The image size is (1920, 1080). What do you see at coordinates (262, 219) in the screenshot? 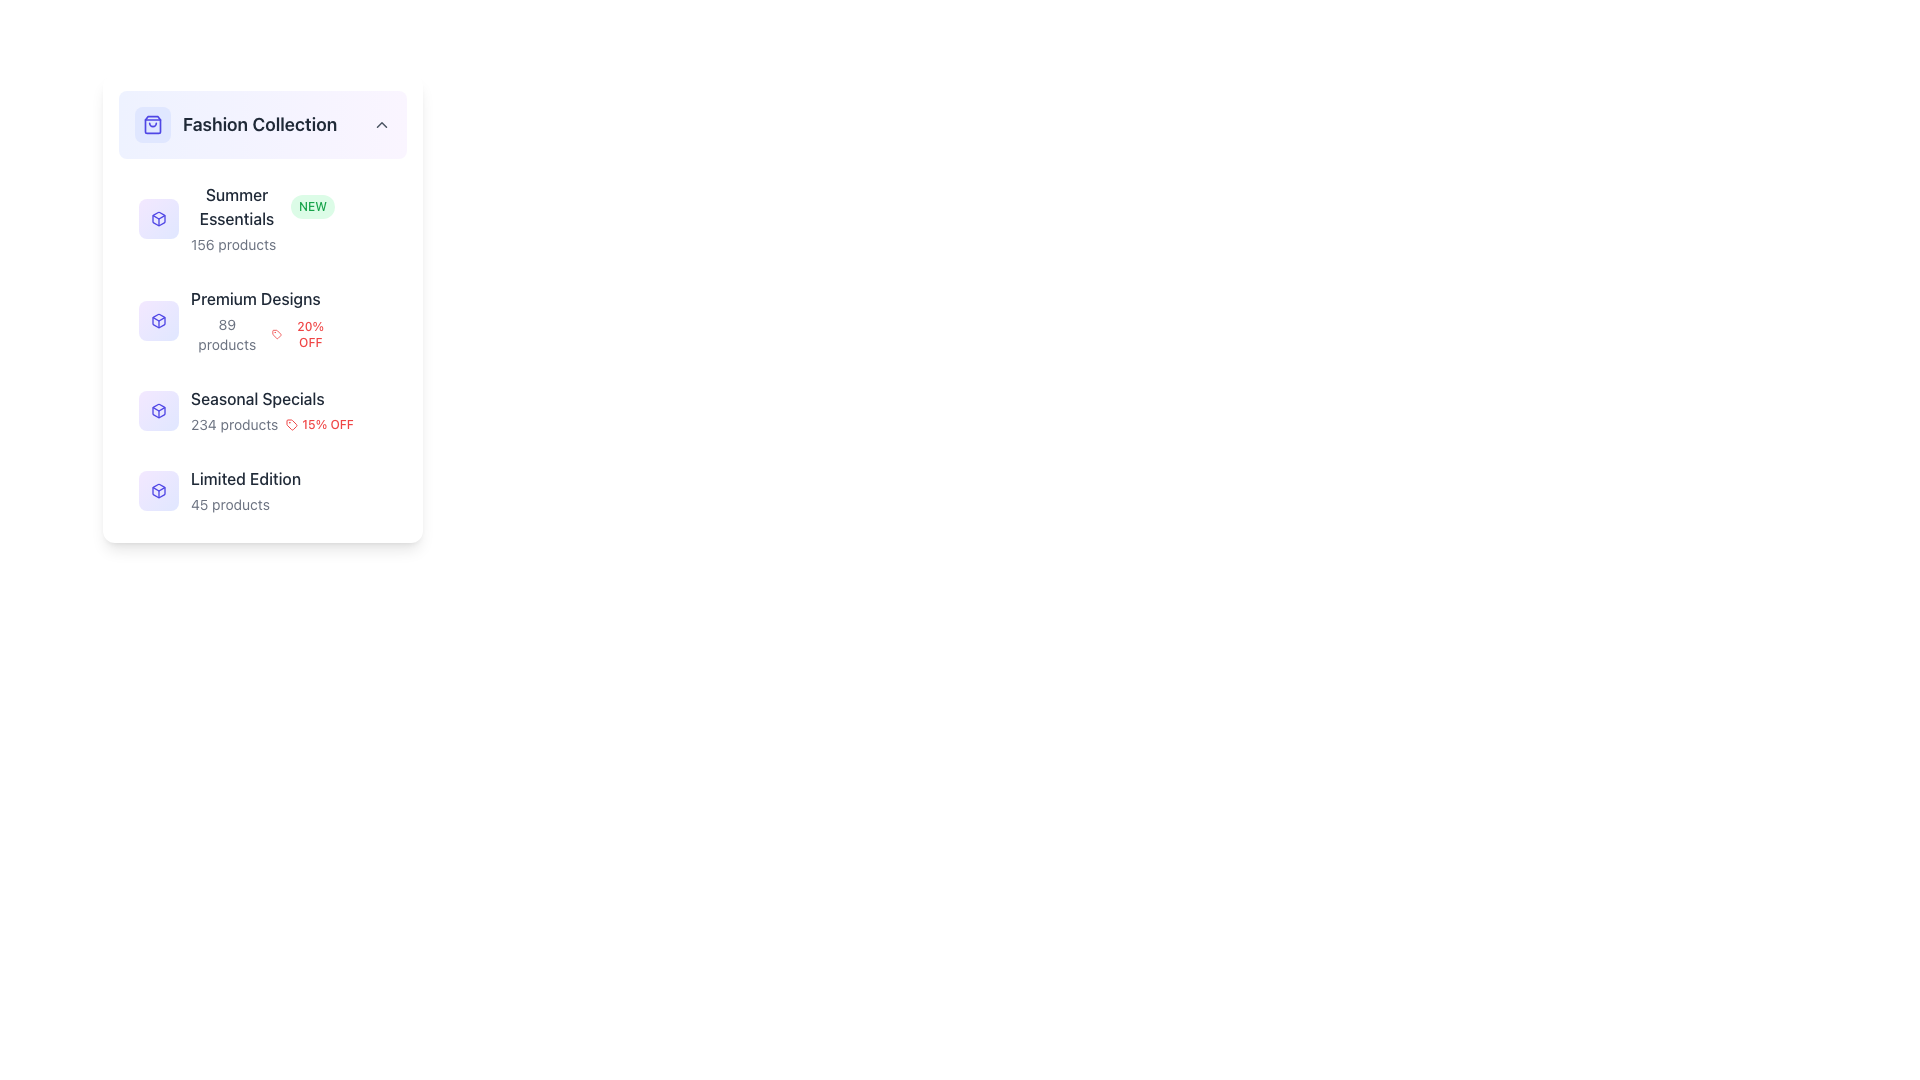
I see `the 'Summer Essentials' category listing with badge and count` at bounding box center [262, 219].